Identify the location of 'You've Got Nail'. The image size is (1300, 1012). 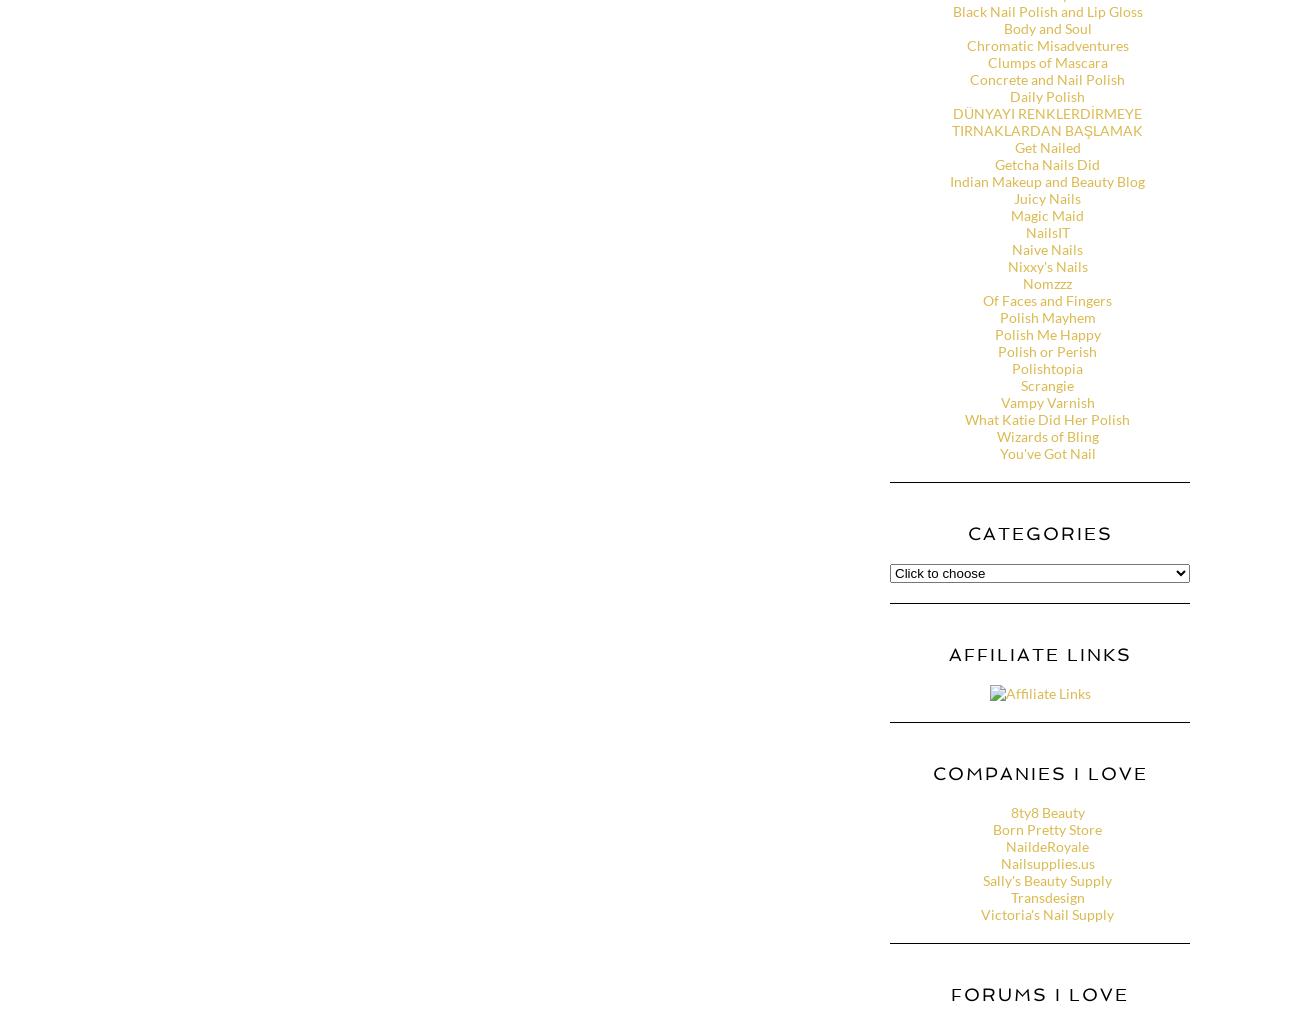
(1047, 453).